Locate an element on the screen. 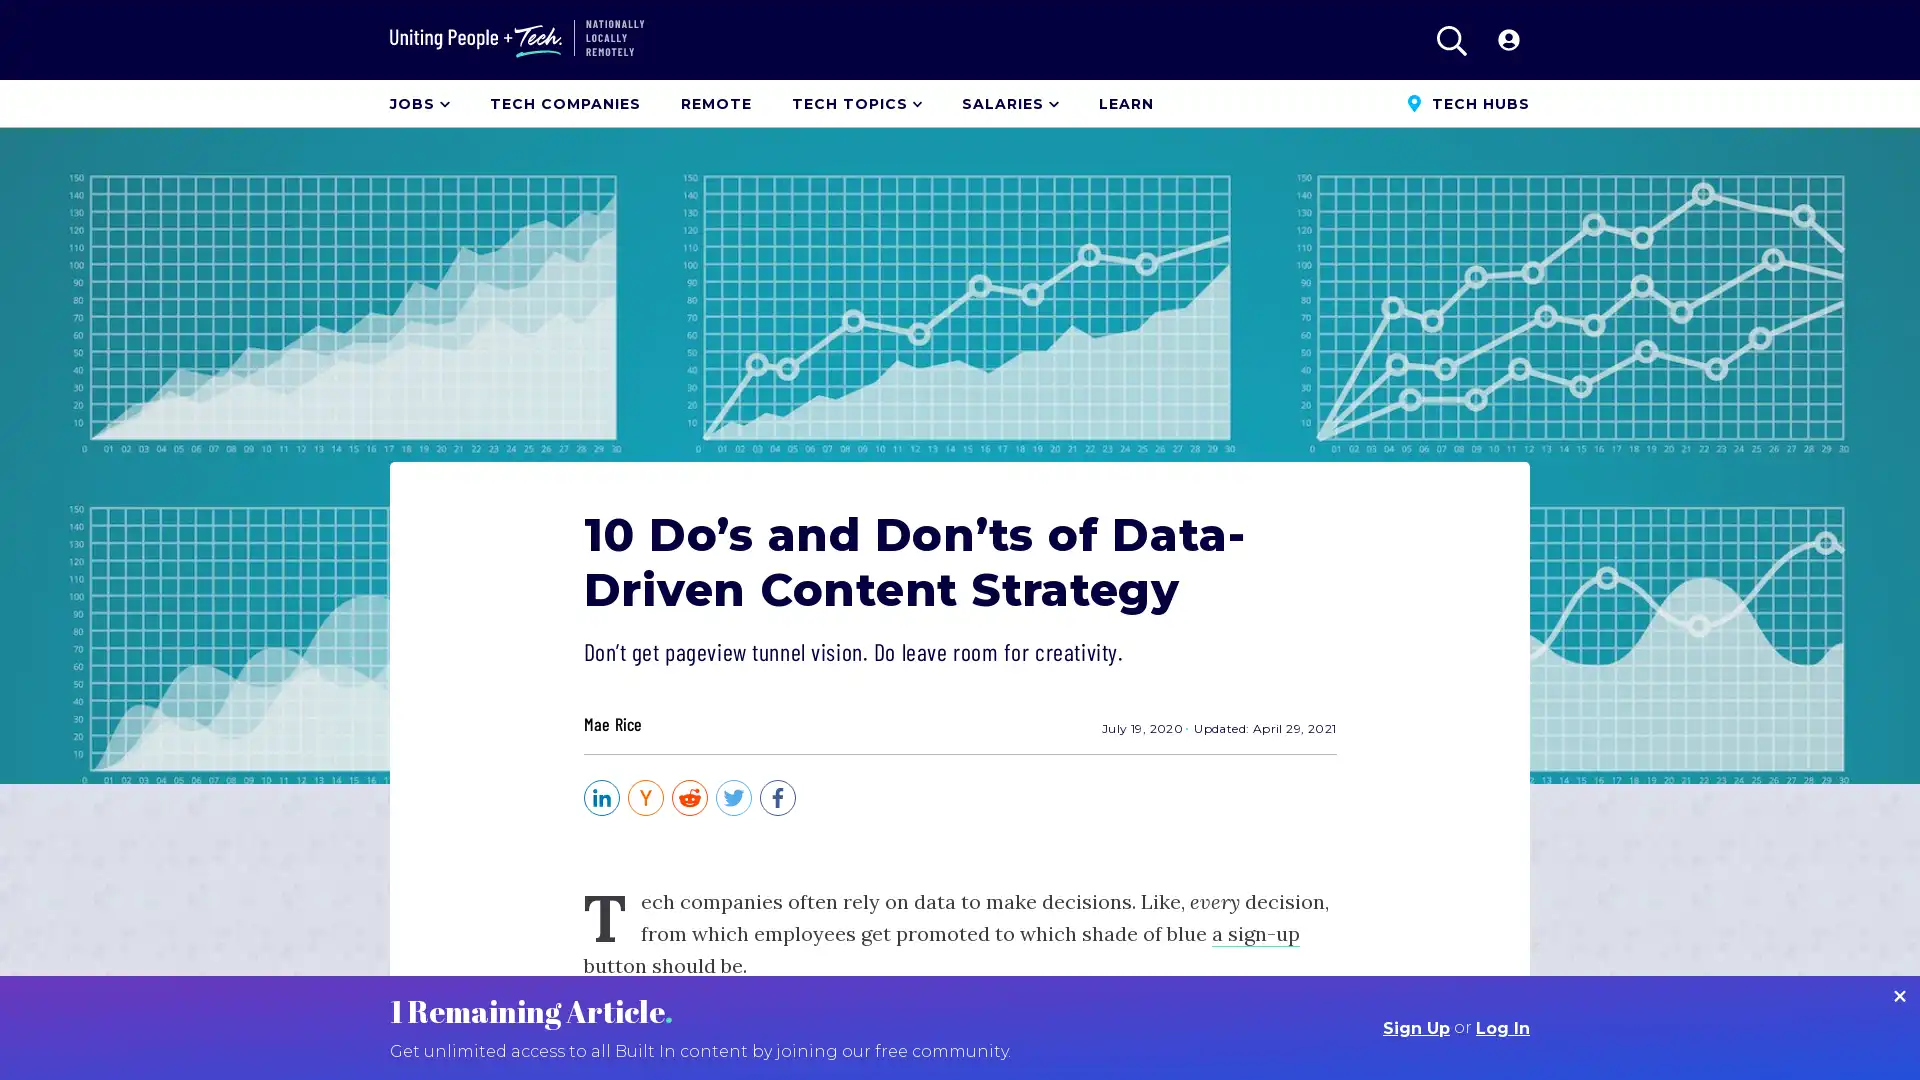 The image size is (1920, 1080). Log In is located at coordinates (1502, 1028).